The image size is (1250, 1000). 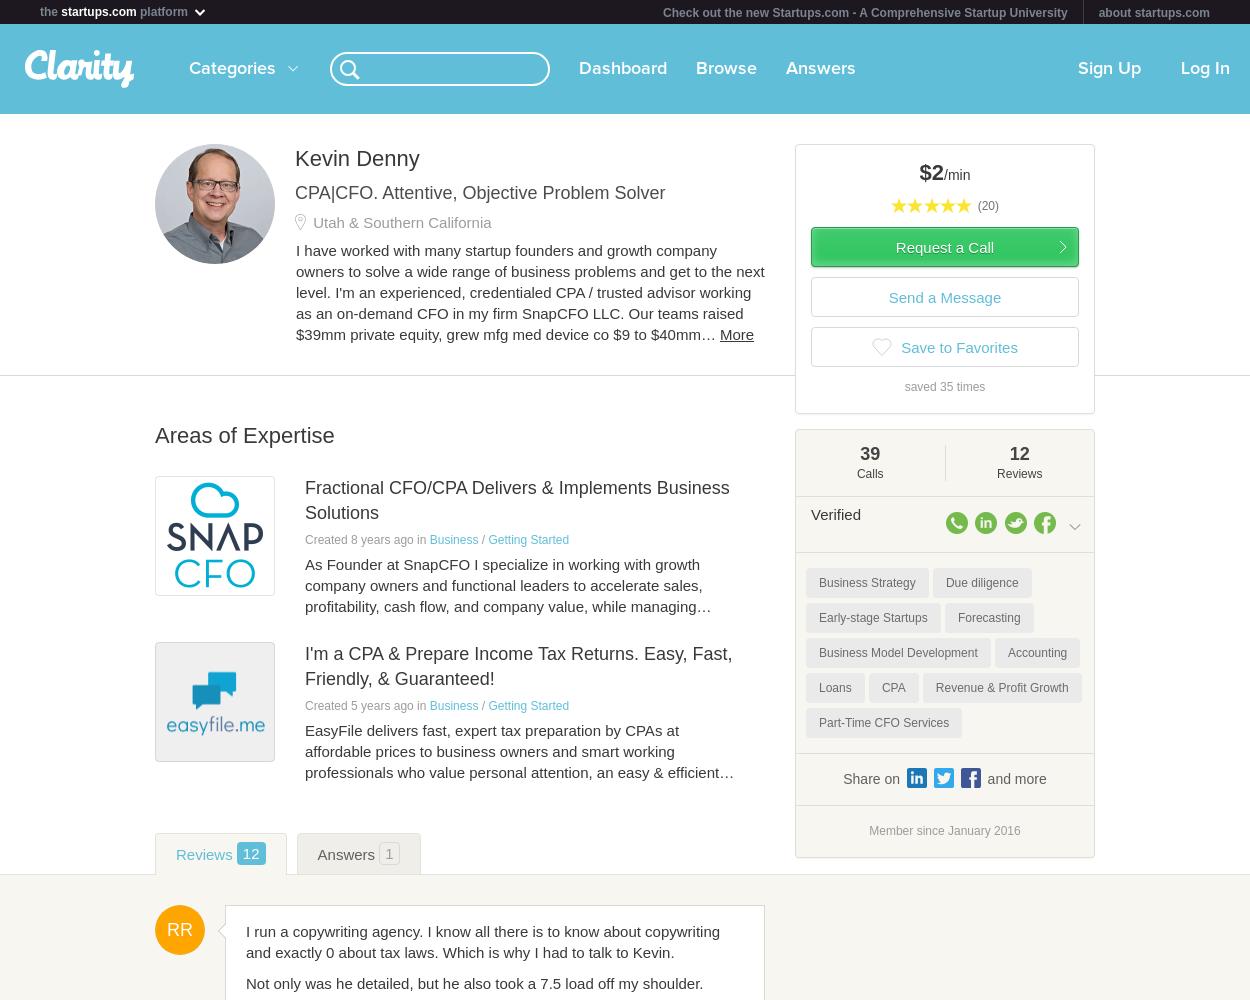 I want to click on 'the', so click(x=40, y=12).